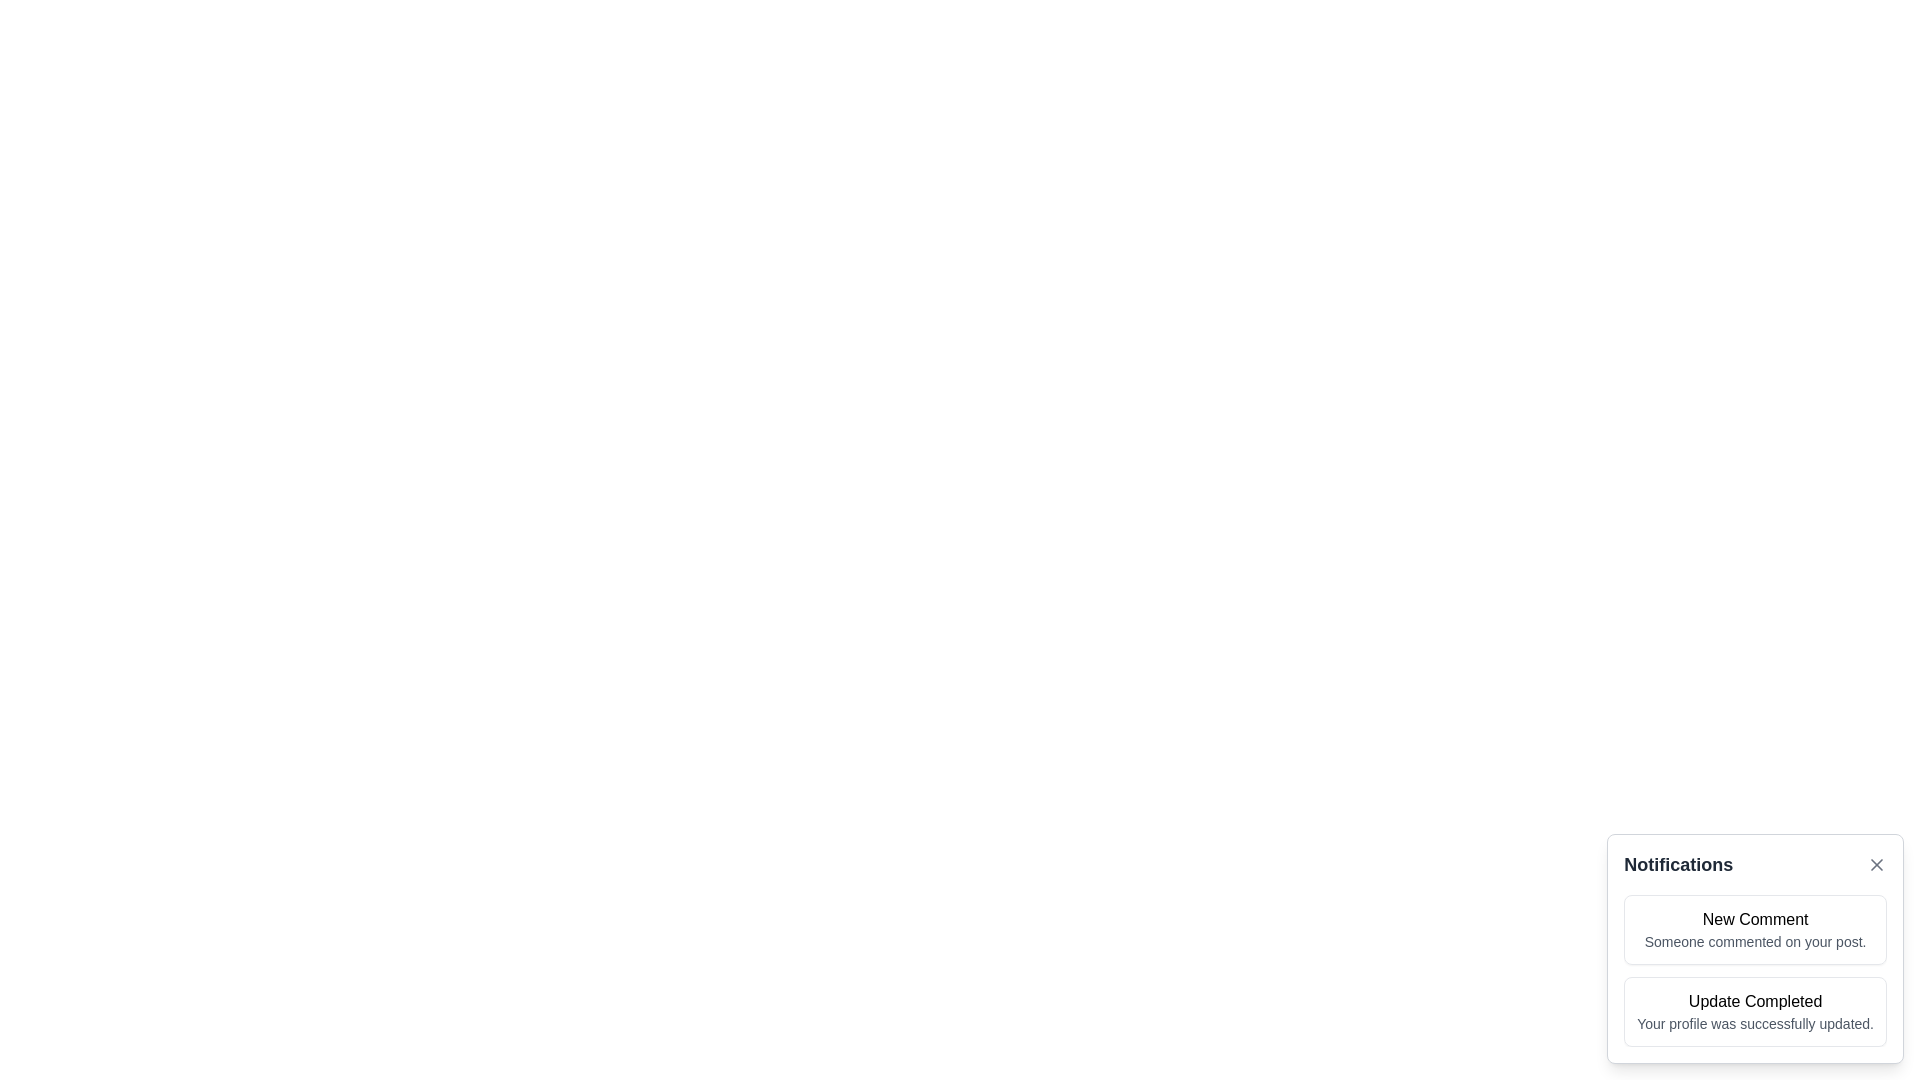 Image resolution: width=1920 pixels, height=1080 pixels. I want to click on the Notification card that informs the user about their profile update, positioned below the 'New Comment' component in the 'Notifications' section, so click(1754, 1011).